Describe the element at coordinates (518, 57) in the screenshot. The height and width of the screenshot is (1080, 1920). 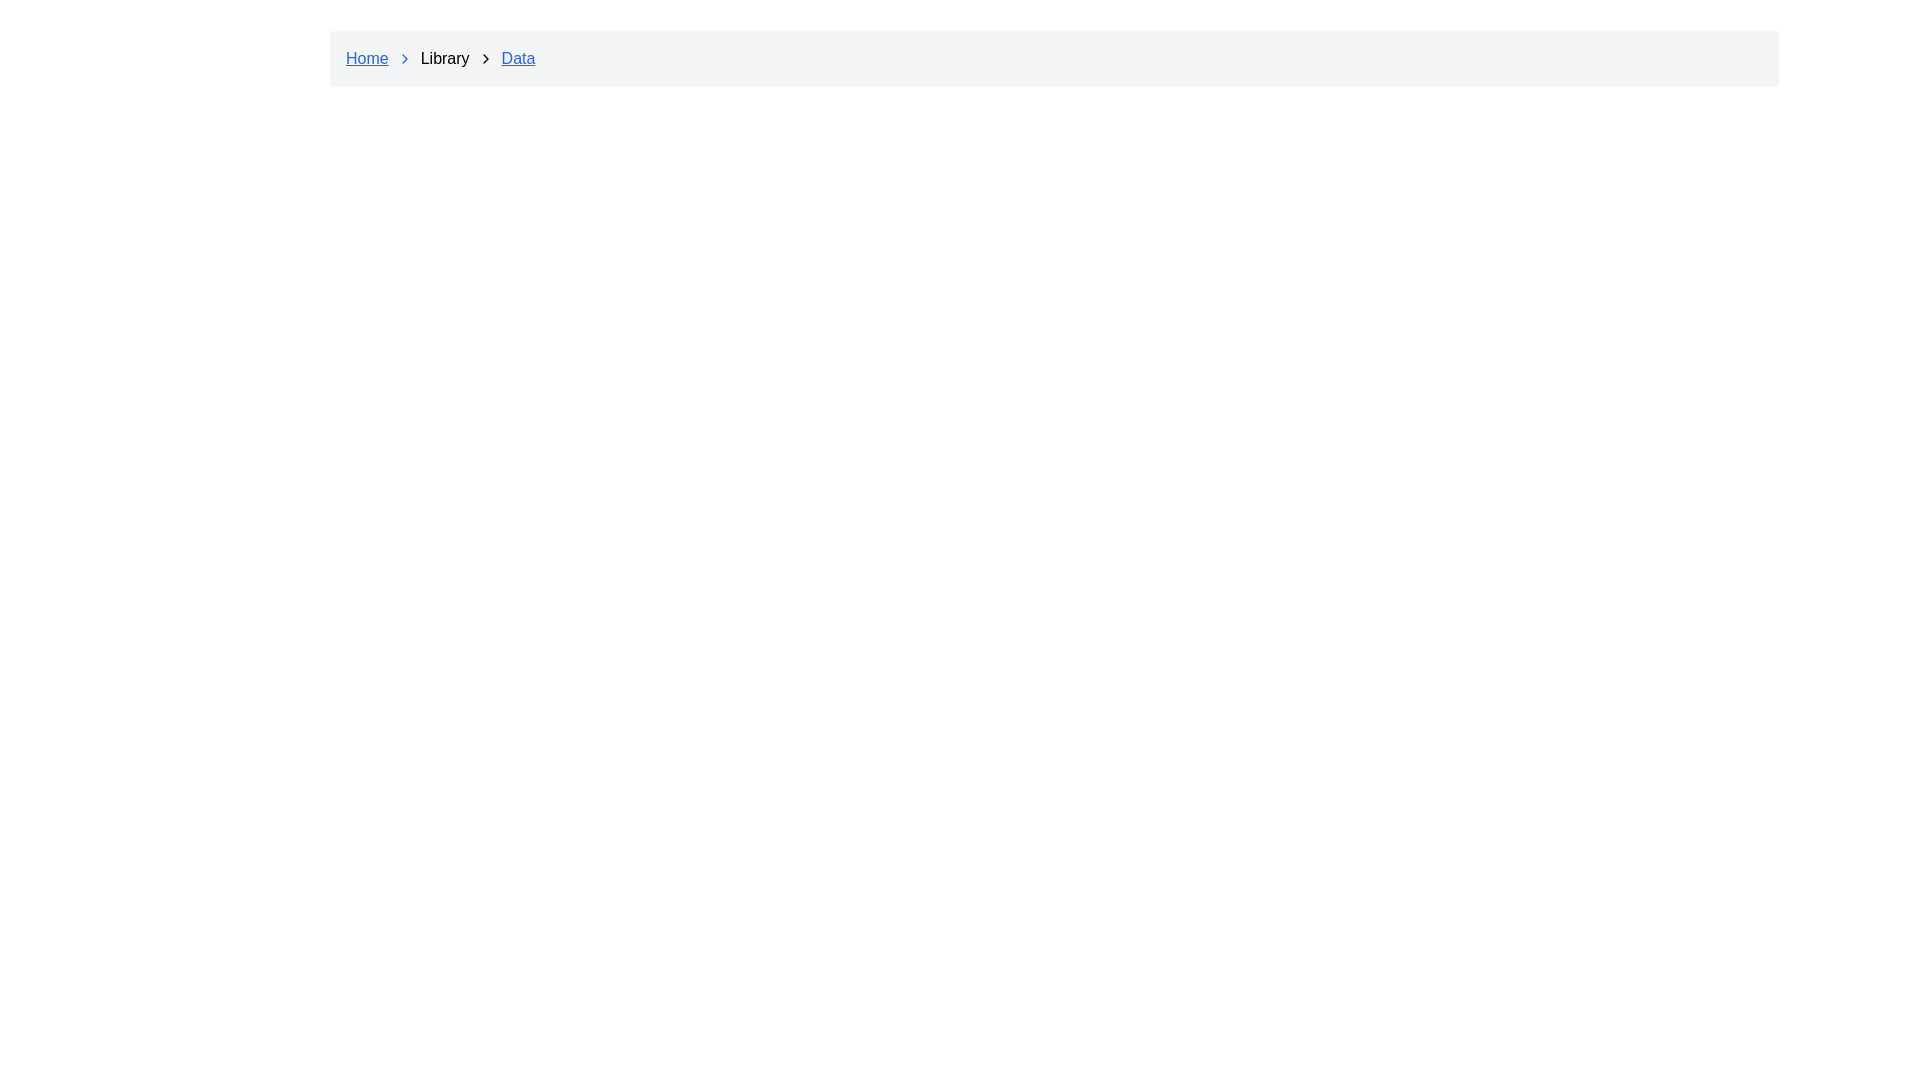
I see `the 'Data' hyperlink in the breadcrumb navigation` at that location.